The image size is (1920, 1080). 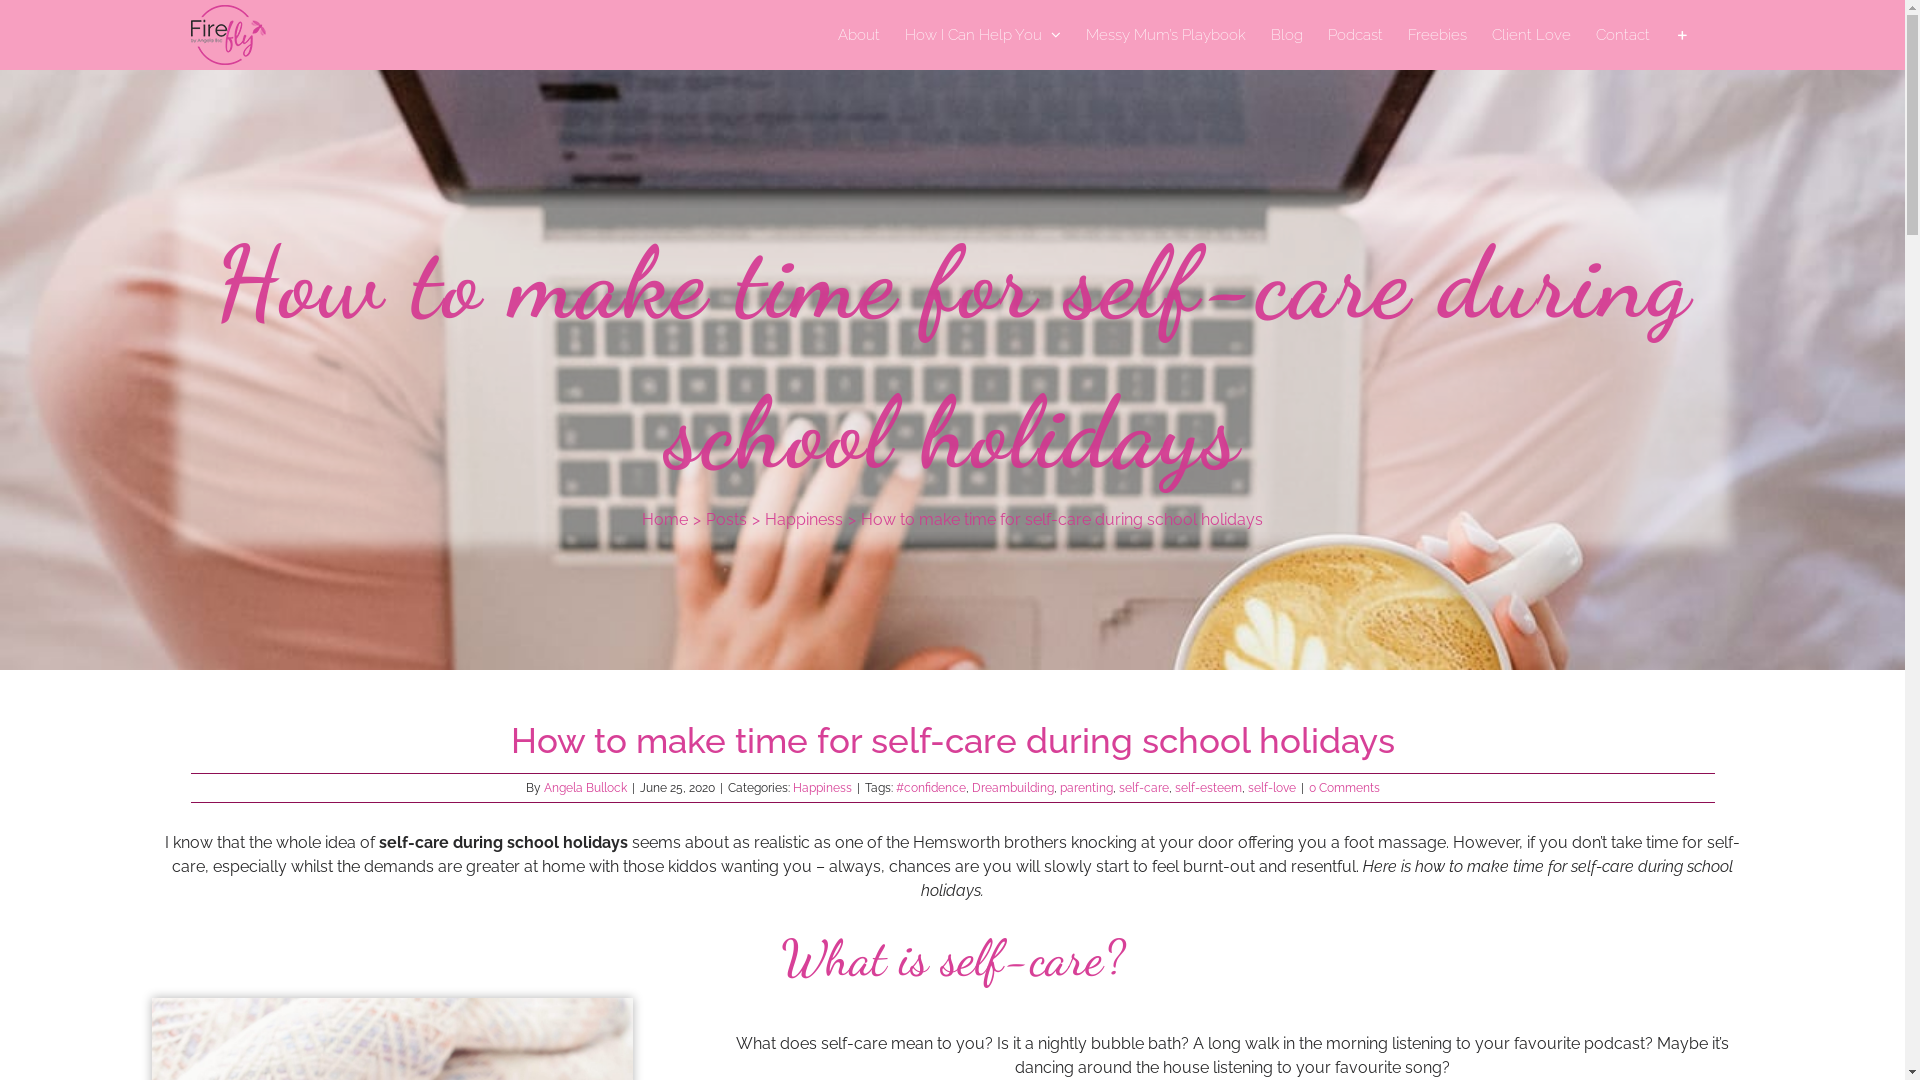 I want to click on 'Happiness', so click(x=804, y=518).